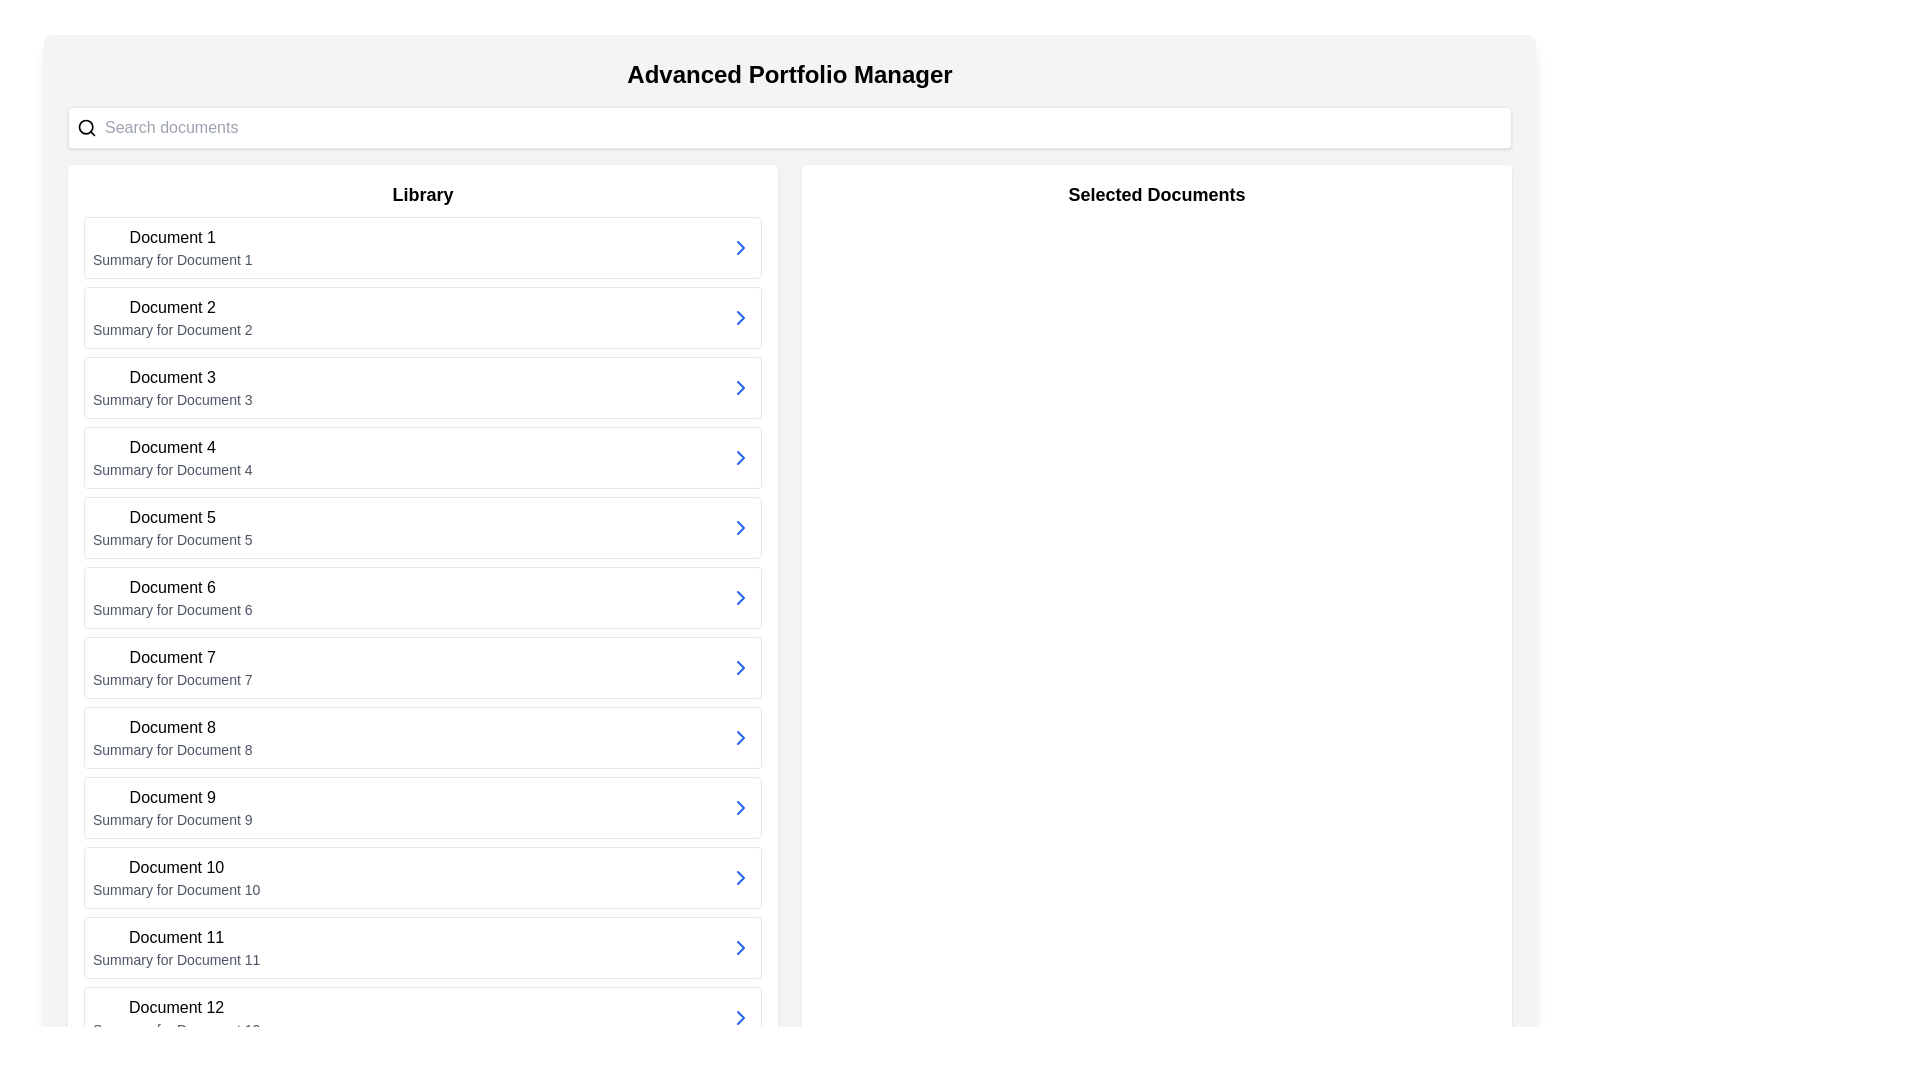 The width and height of the screenshot is (1920, 1080). What do you see at coordinates (739, 246) in the screenshot?
I see `the right-facing chevron arrow icon with a blue stroke color` at bounding box center [739, 246].